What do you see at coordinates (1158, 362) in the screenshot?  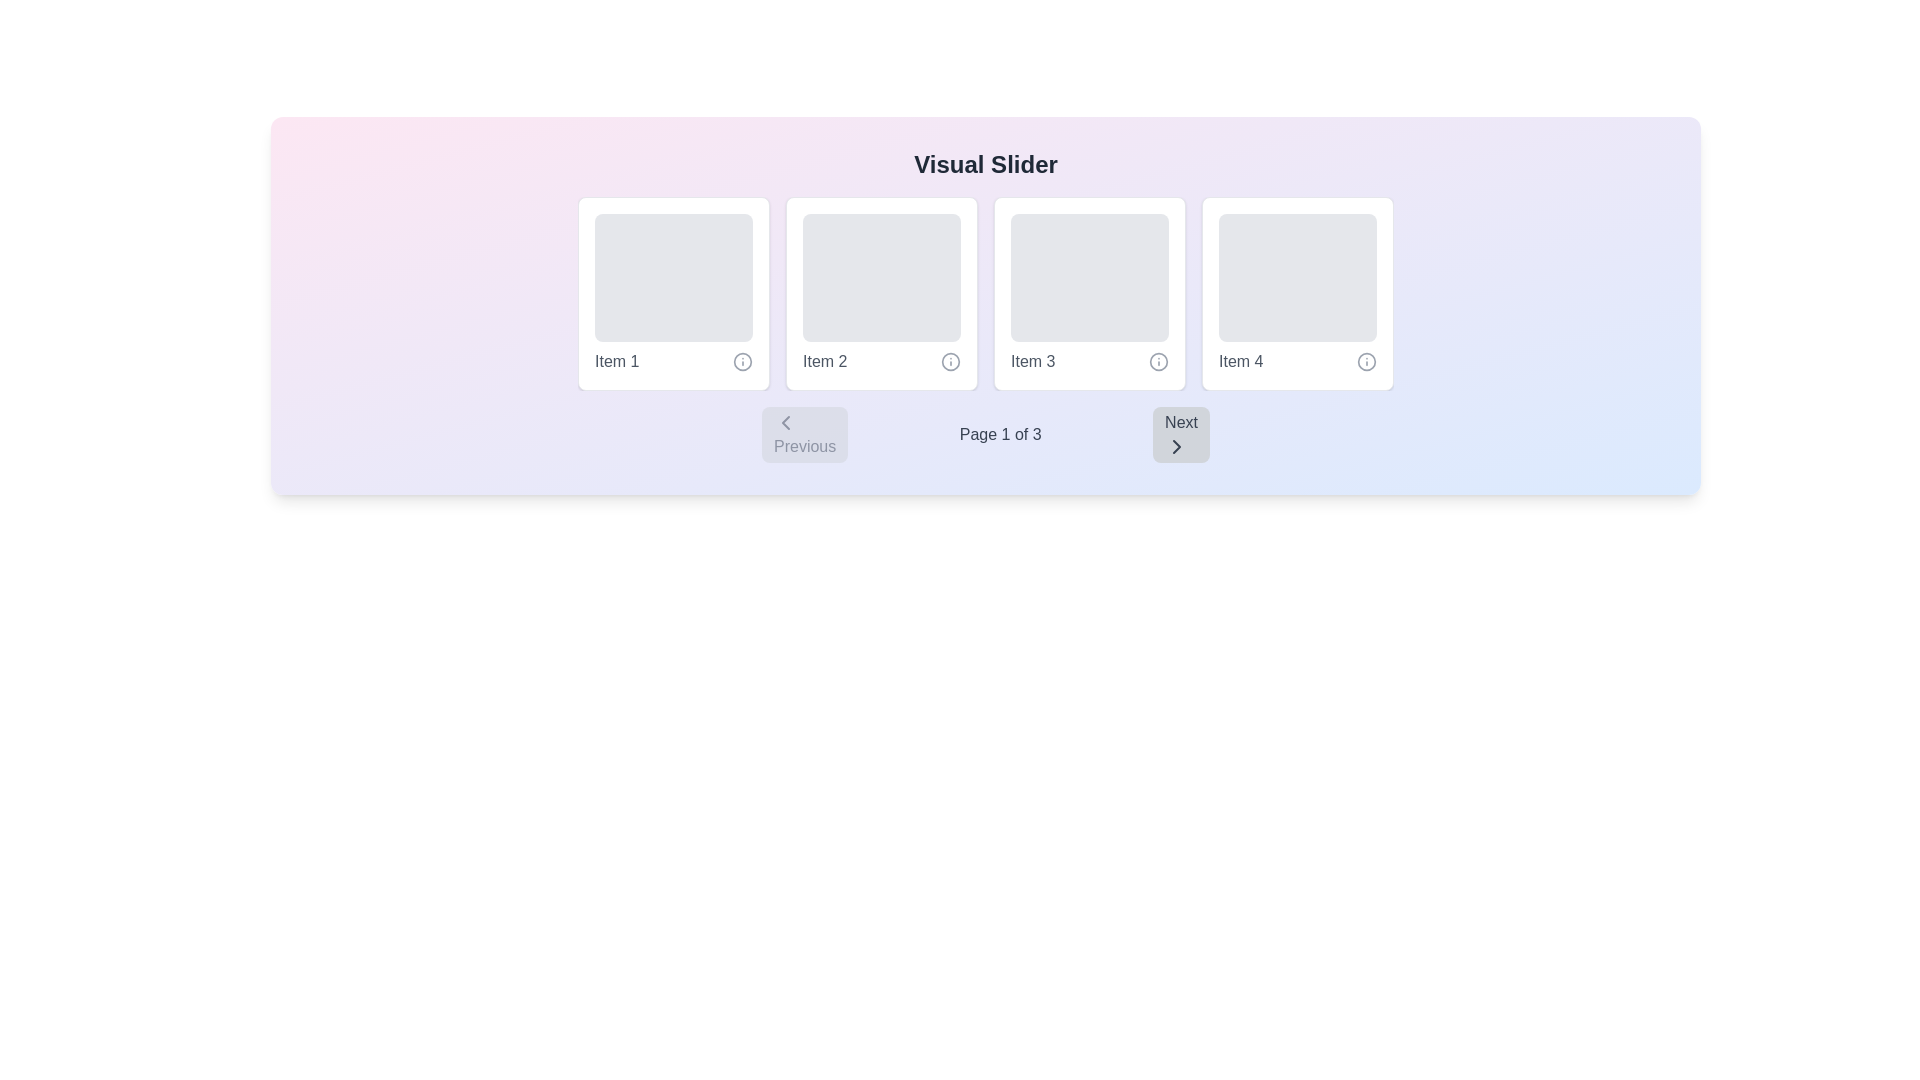 I see `the SVG graphical icon located to the right of the text 'Item 3' in the horizontal slider interface` at bounding box center [1158, 362].